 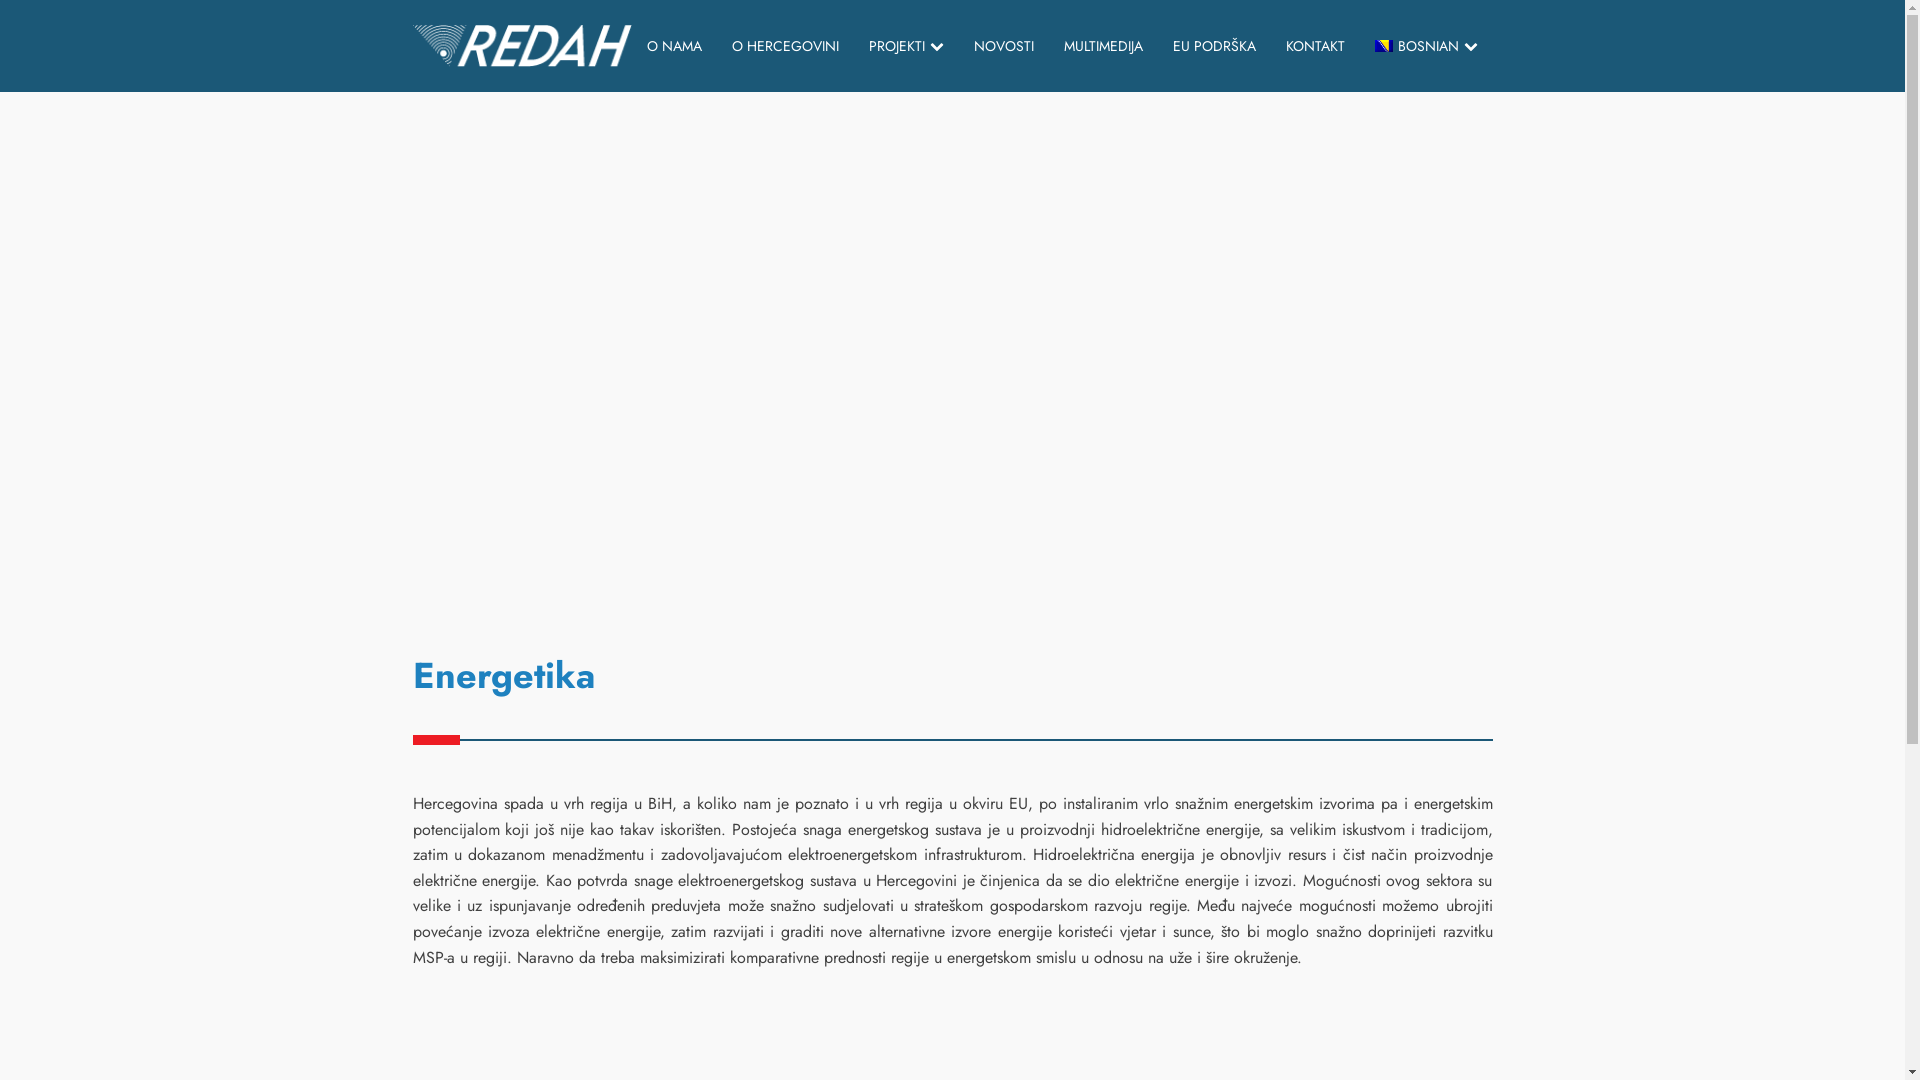 What do you see at coordinates (784, 45) in the screenshot?
I see `'O HERCEGOVINI'` at bounding box center [784, 45].